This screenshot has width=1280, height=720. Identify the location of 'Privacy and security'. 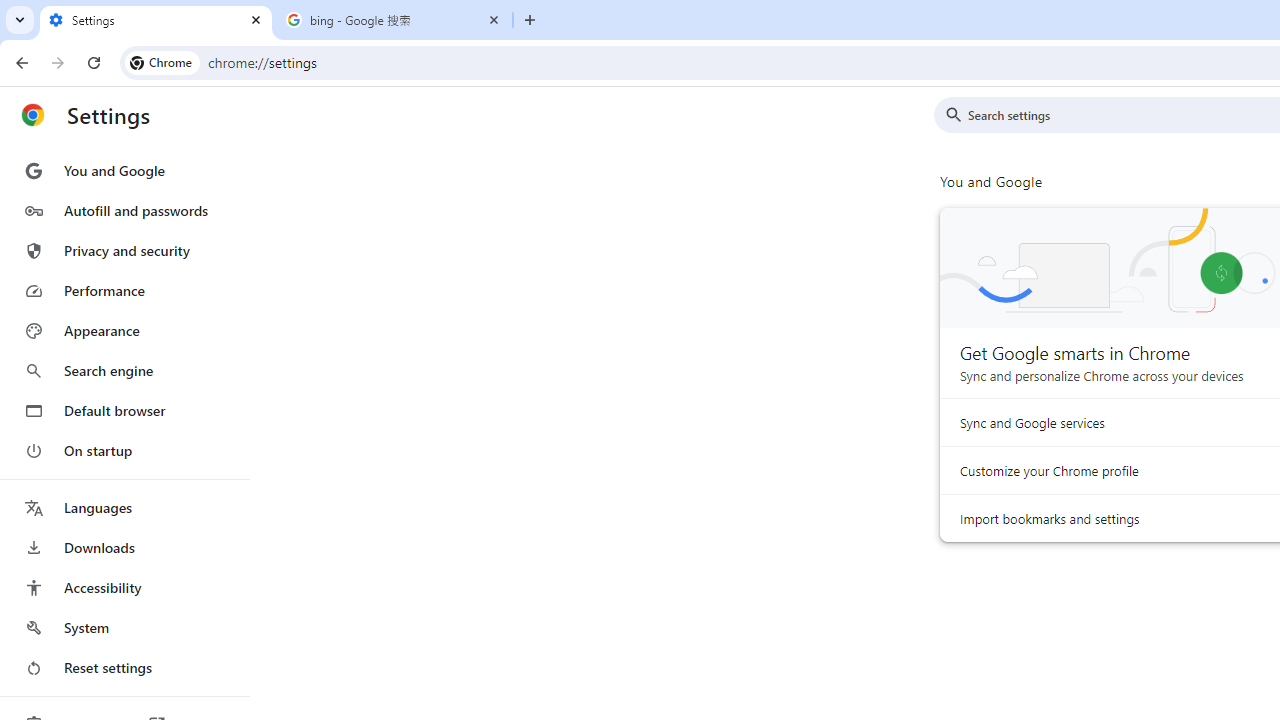
(123, 249).